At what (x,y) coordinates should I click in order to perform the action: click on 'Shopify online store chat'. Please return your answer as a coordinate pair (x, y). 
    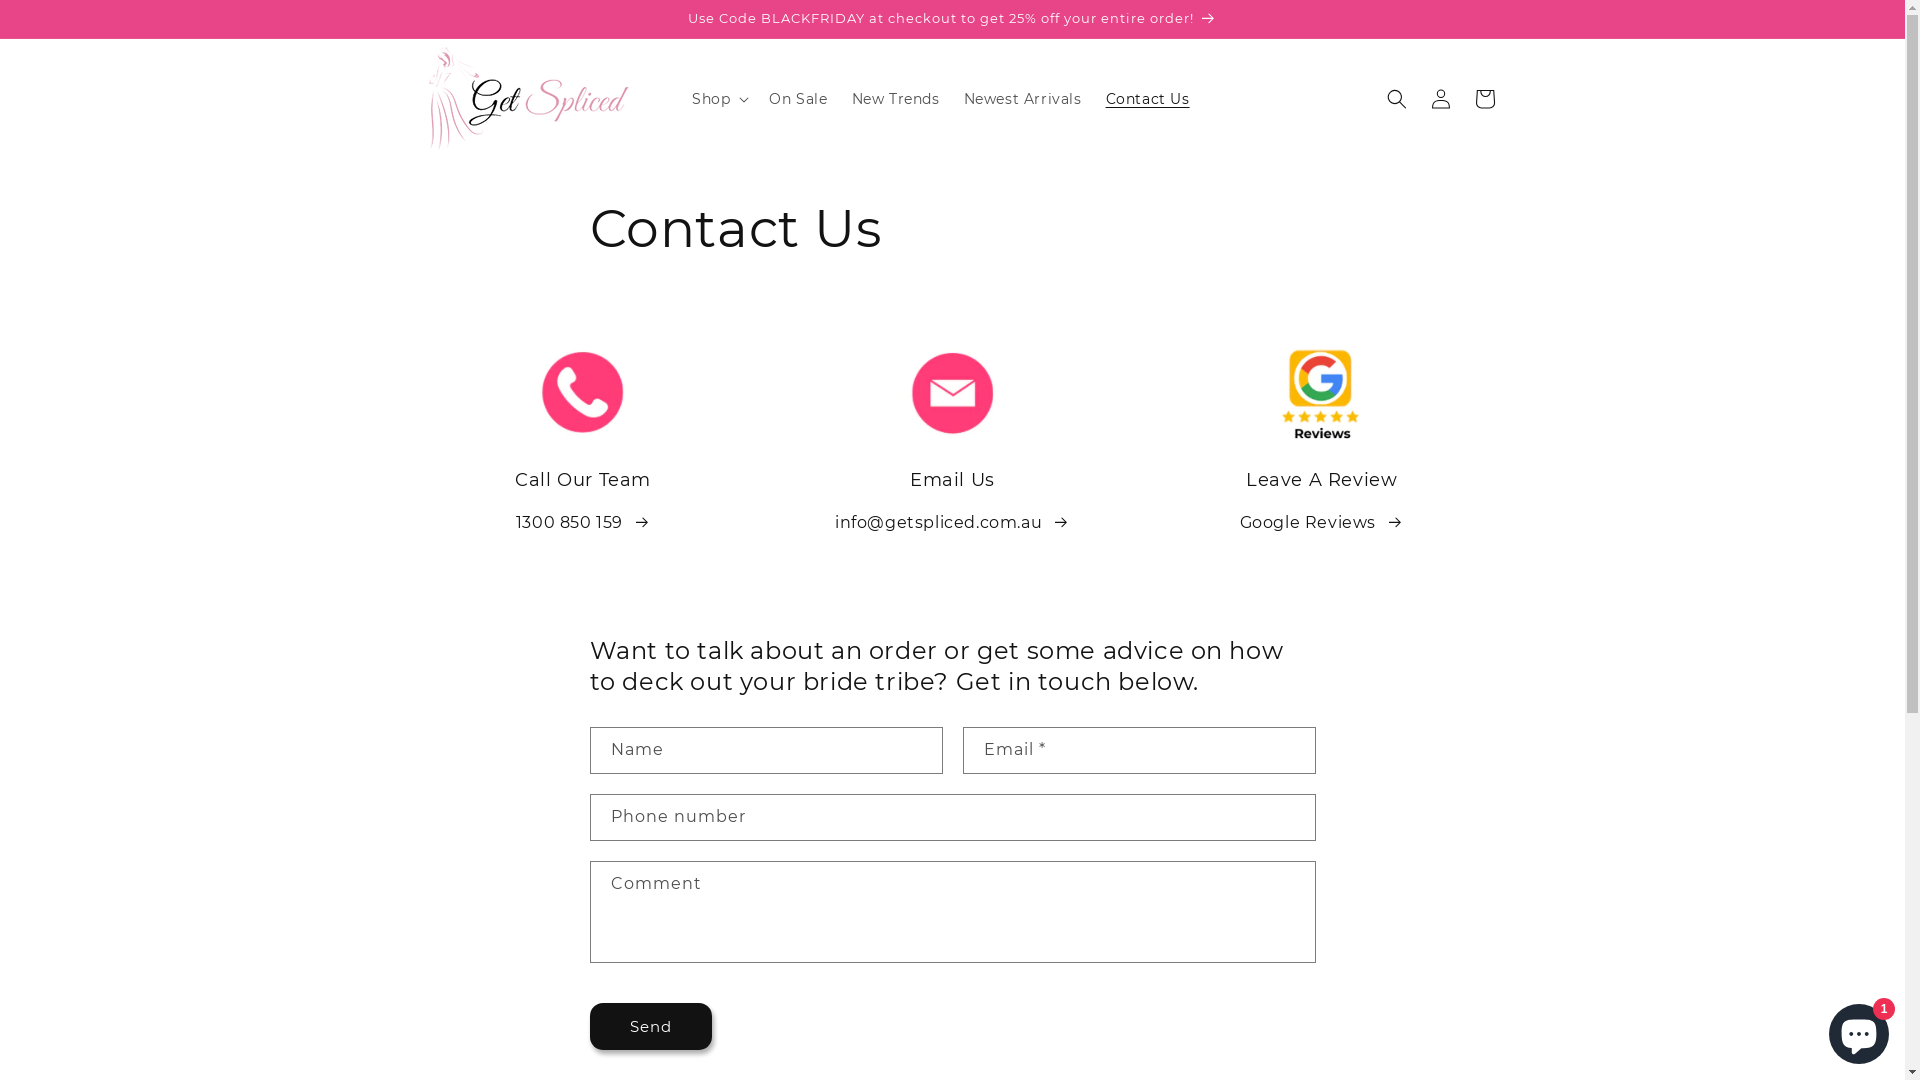
    Looking at the image, I should click on (1857, 1029).